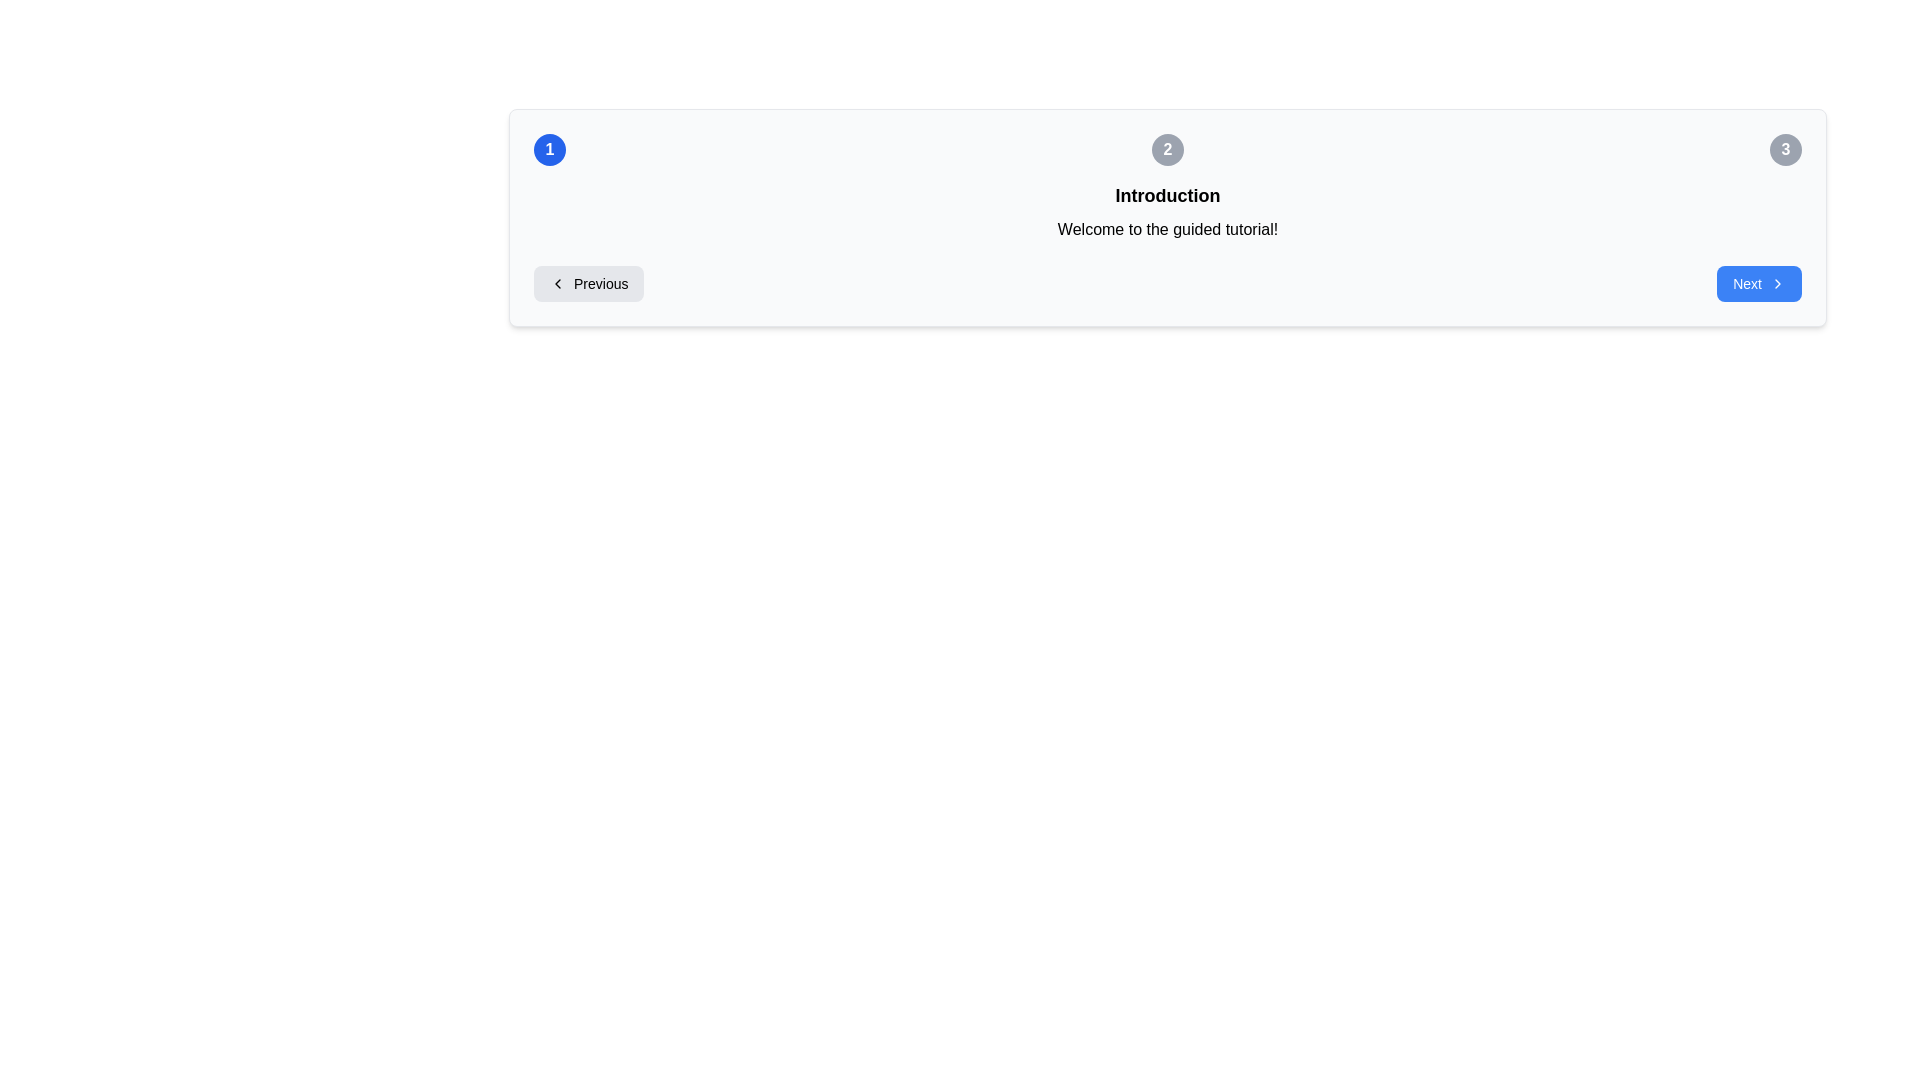  Describe the element at coordinates (1785, 149) in the screenshot. I see `the circular button labeled '3' with a gray background and white bold text` at that location.